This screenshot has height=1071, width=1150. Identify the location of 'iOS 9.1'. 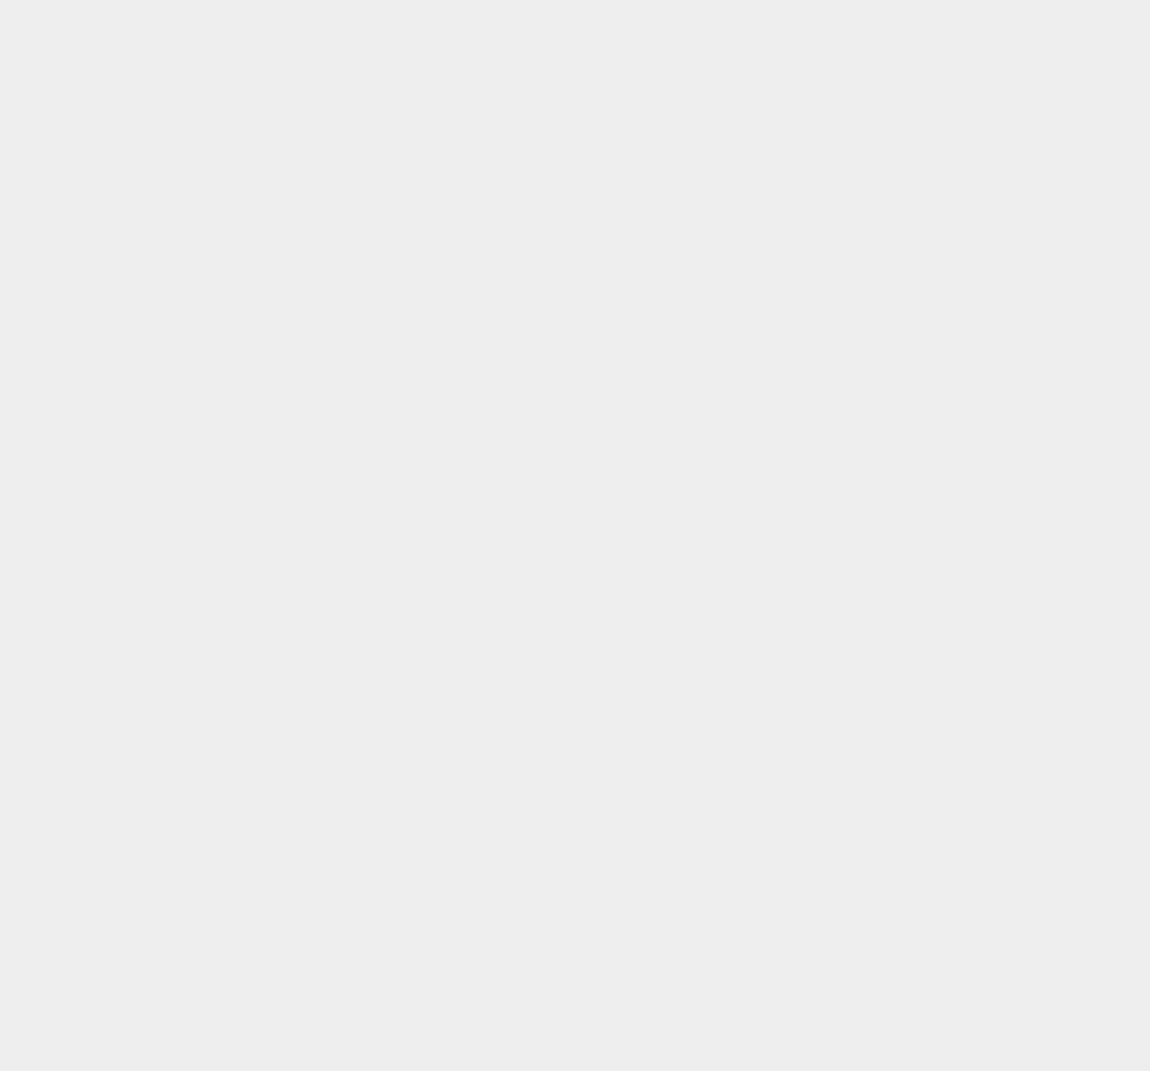
(834, 446).